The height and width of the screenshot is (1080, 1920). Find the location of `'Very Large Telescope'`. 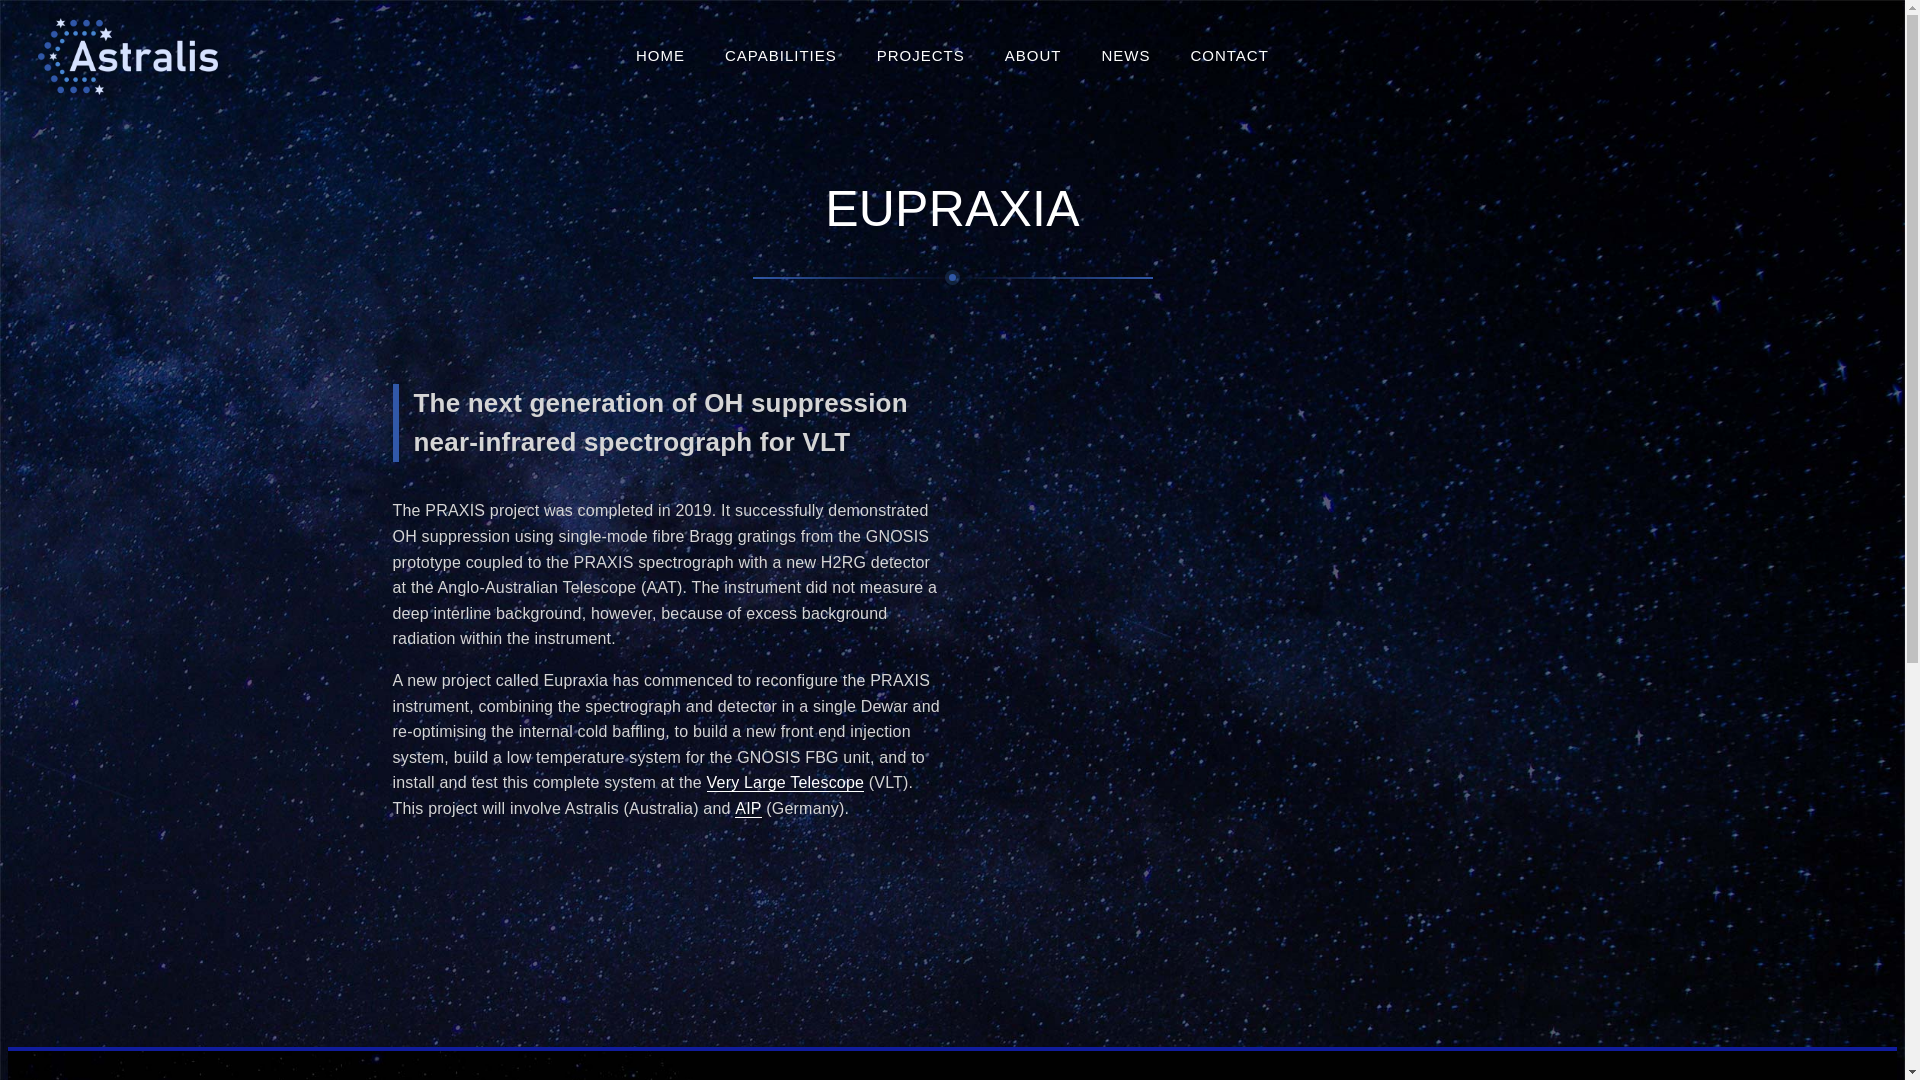

'Very Large Telescope' is located at coordinates (706, 782).